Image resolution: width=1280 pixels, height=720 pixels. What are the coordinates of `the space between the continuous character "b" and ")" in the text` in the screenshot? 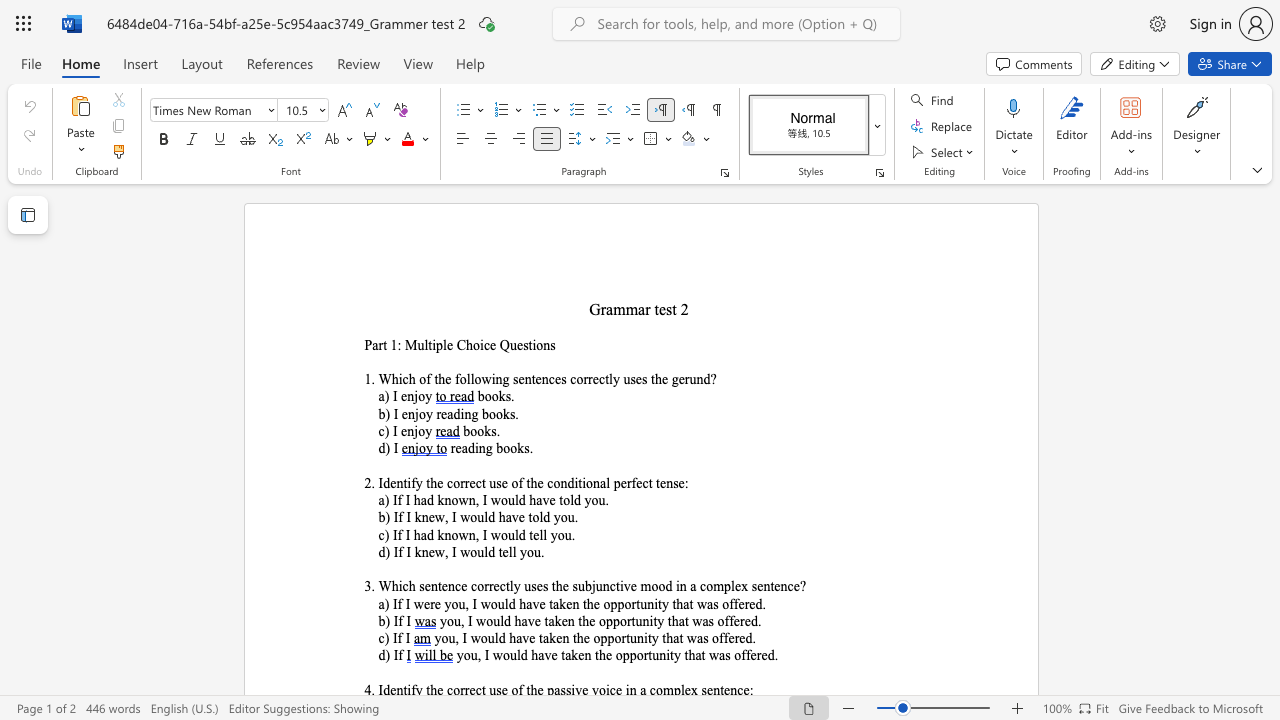 It's located at (384, 620).